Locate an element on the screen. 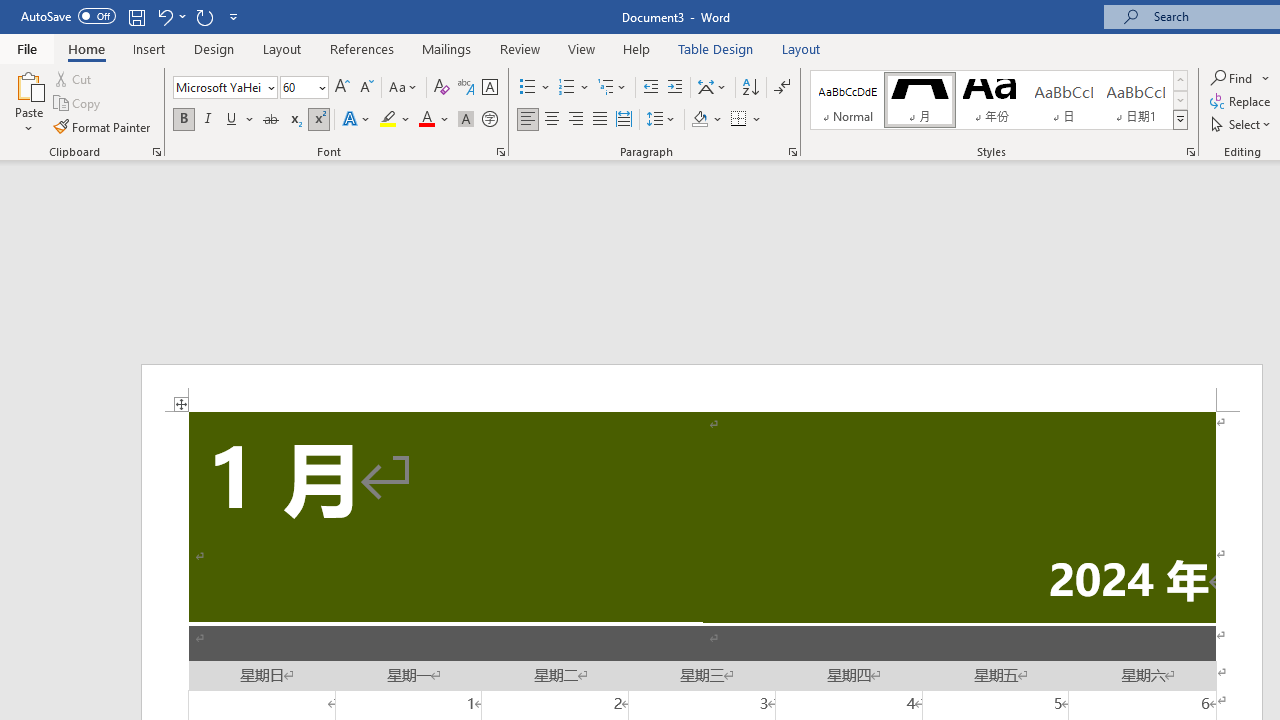  'Borders' is located at coordinates (738, 119).